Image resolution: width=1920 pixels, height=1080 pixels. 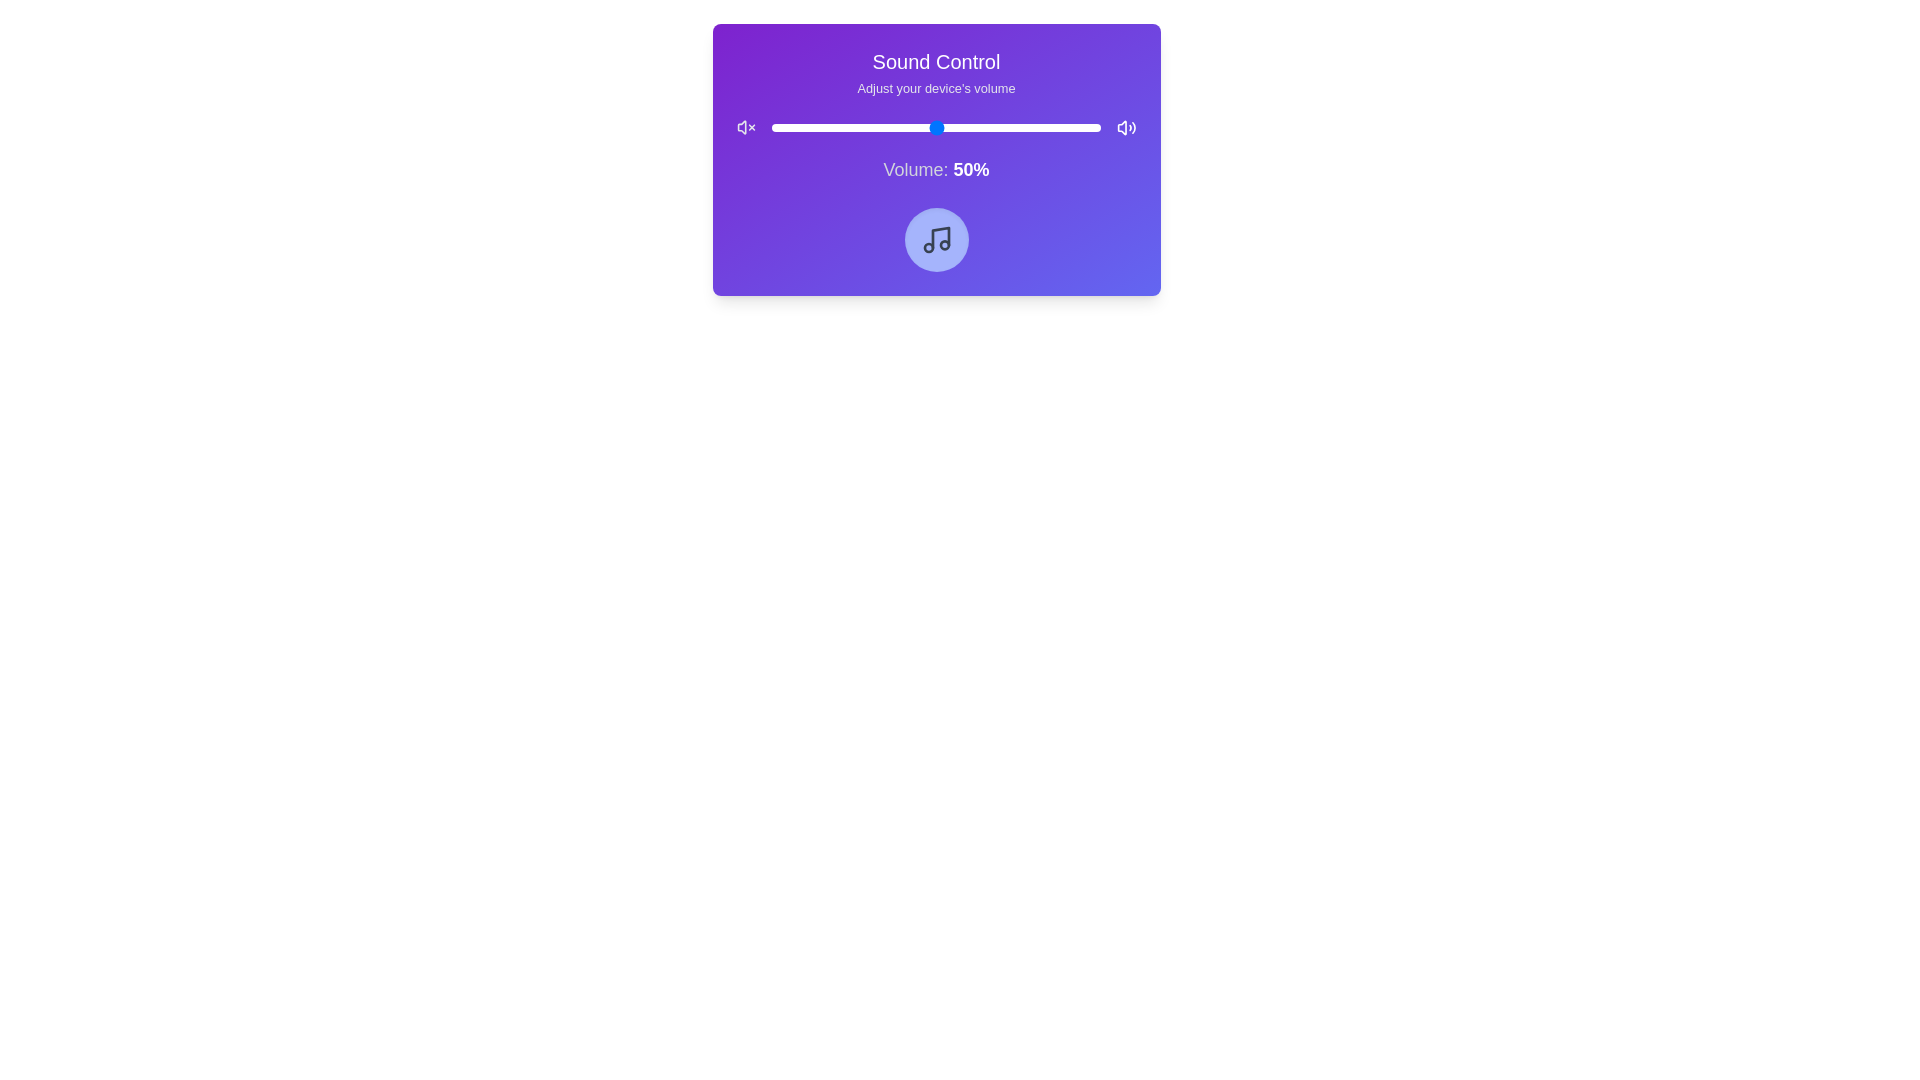 What do you see at coordinates (781, 127) in the screenshot?
I see `the volume slider to 3%` at bounding box center [781, 127].